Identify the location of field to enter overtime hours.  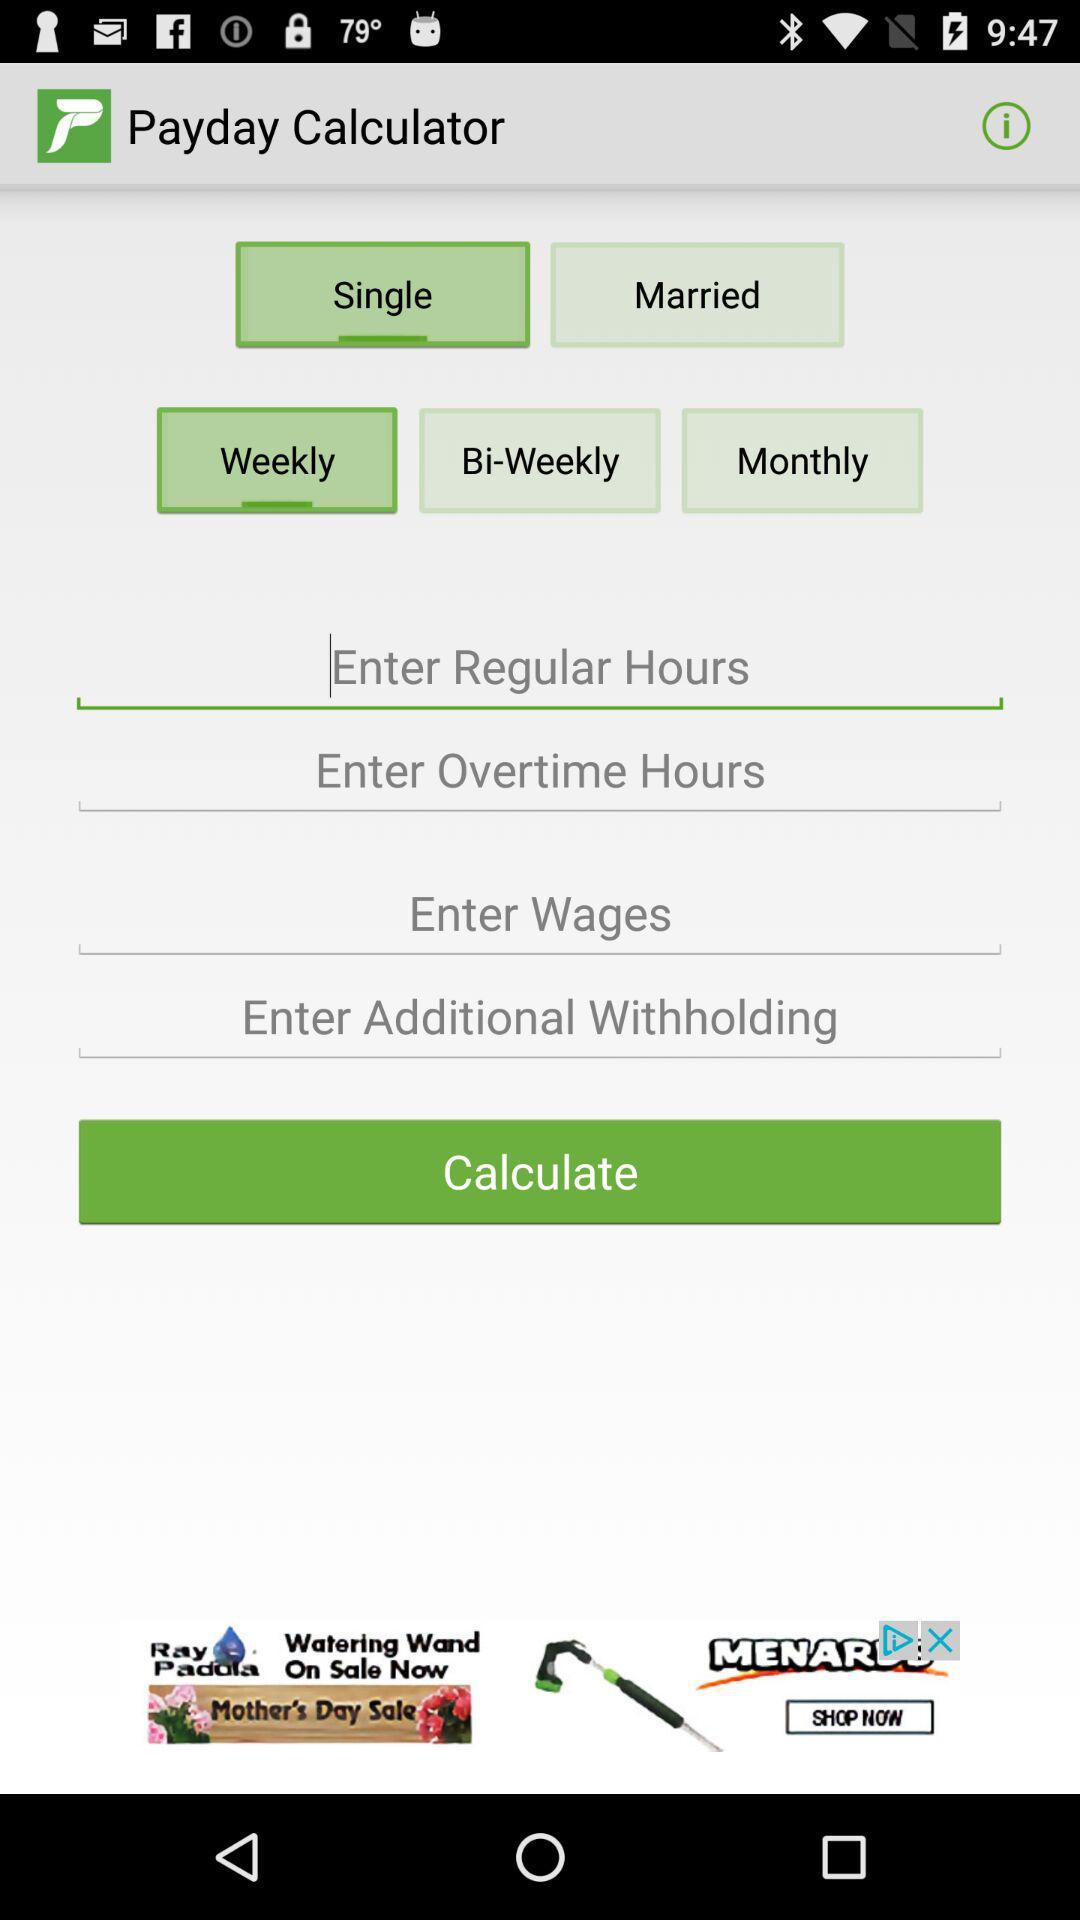
(540, 769).